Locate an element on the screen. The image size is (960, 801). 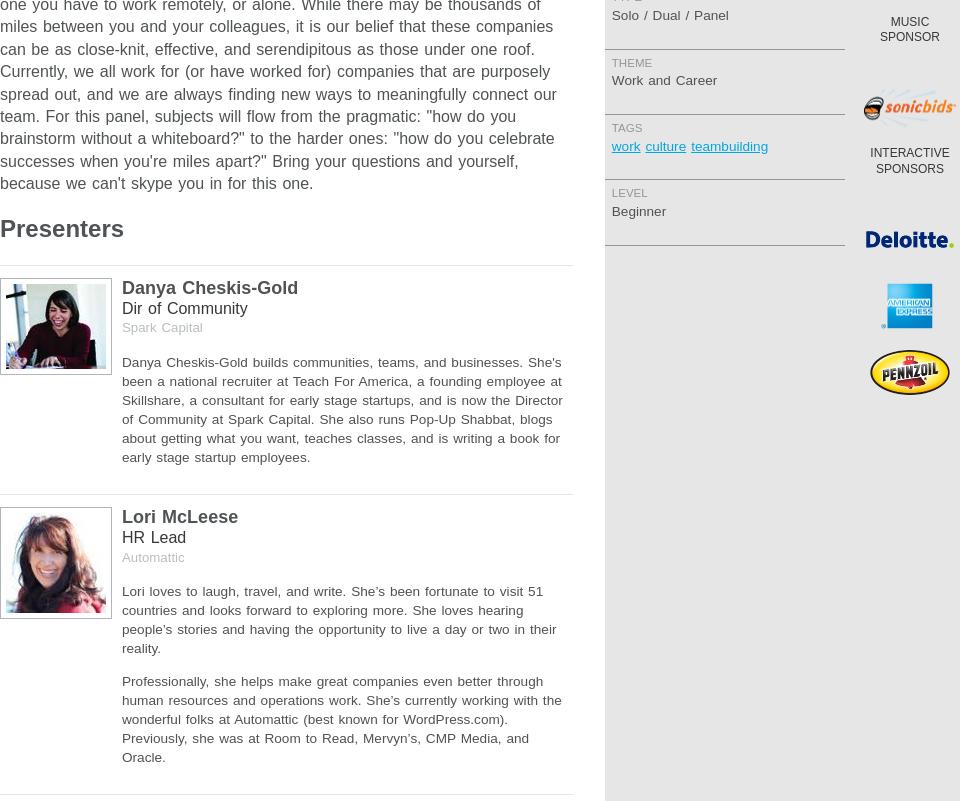
'Presenters' is located at coordinates (0, 228).